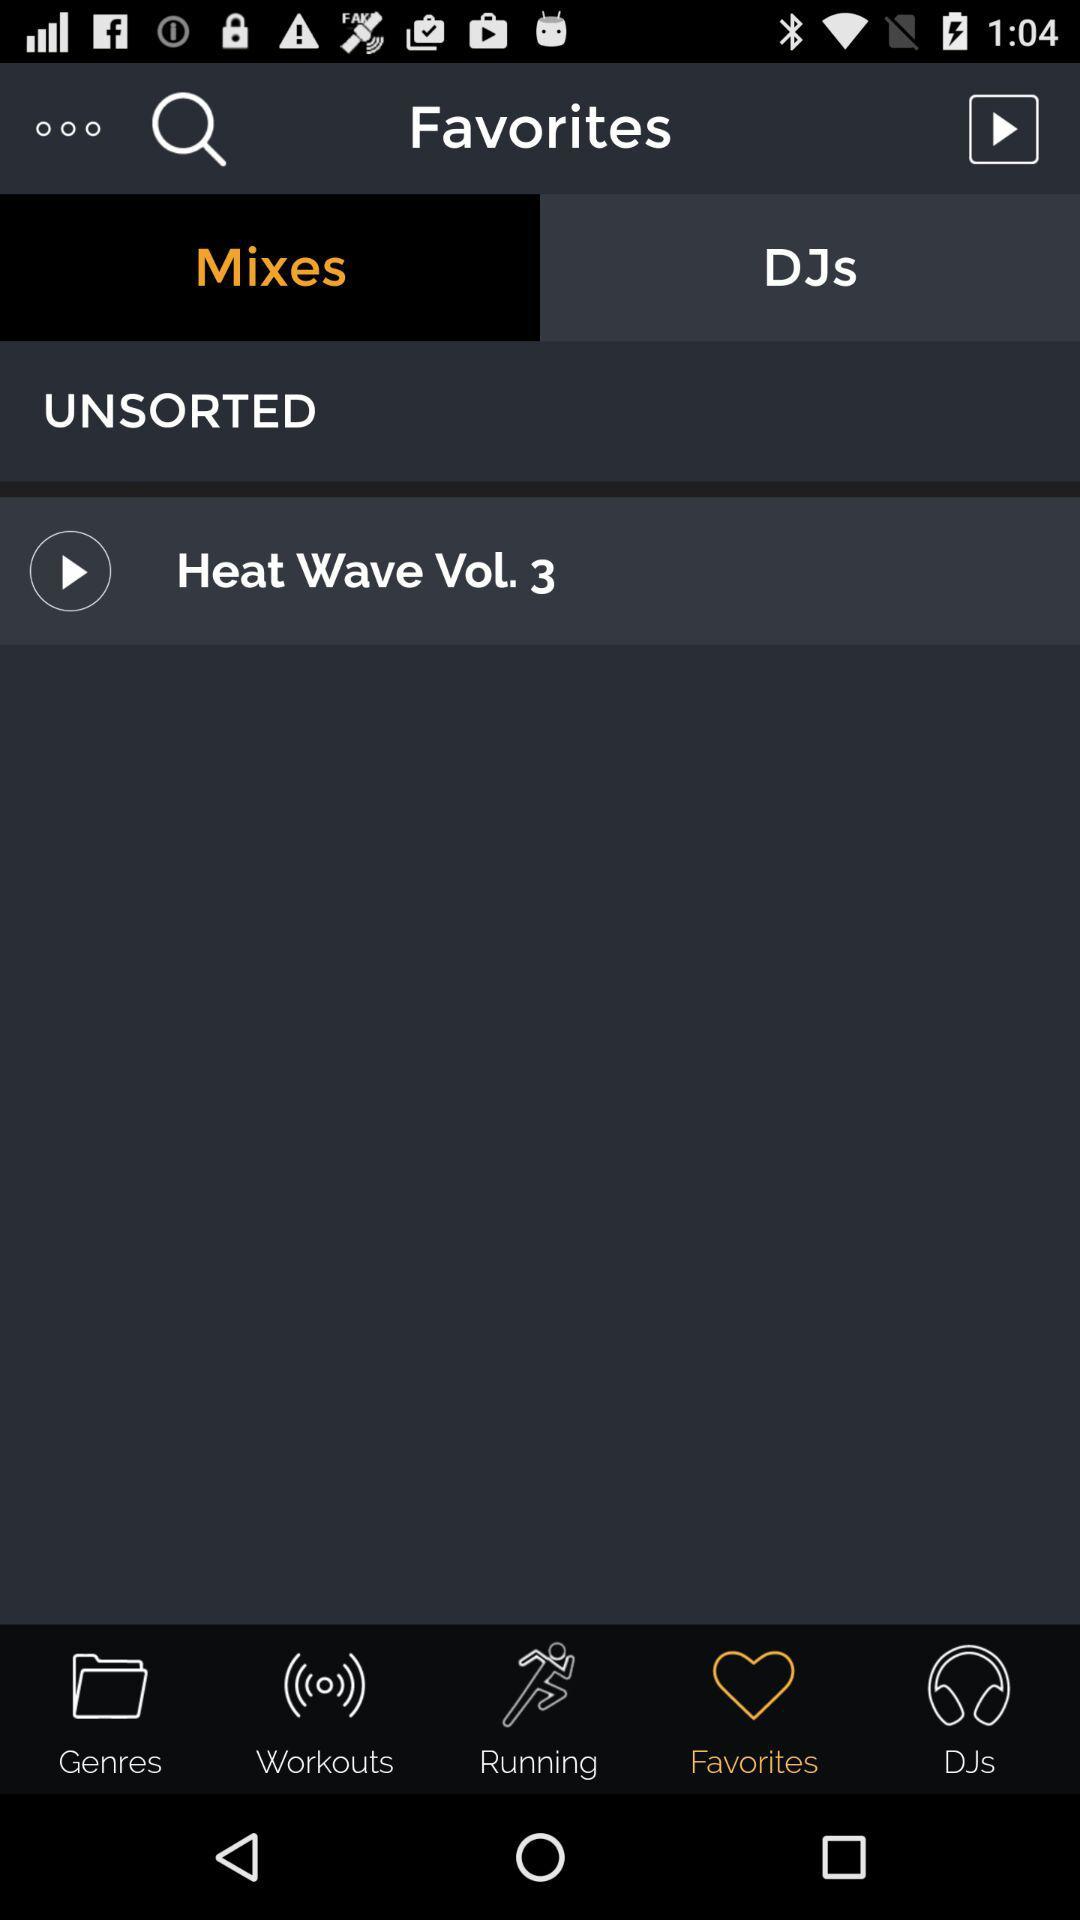 The width and height of the screenshot is (1080, 1920). I want to click on options, so click(68, 127).